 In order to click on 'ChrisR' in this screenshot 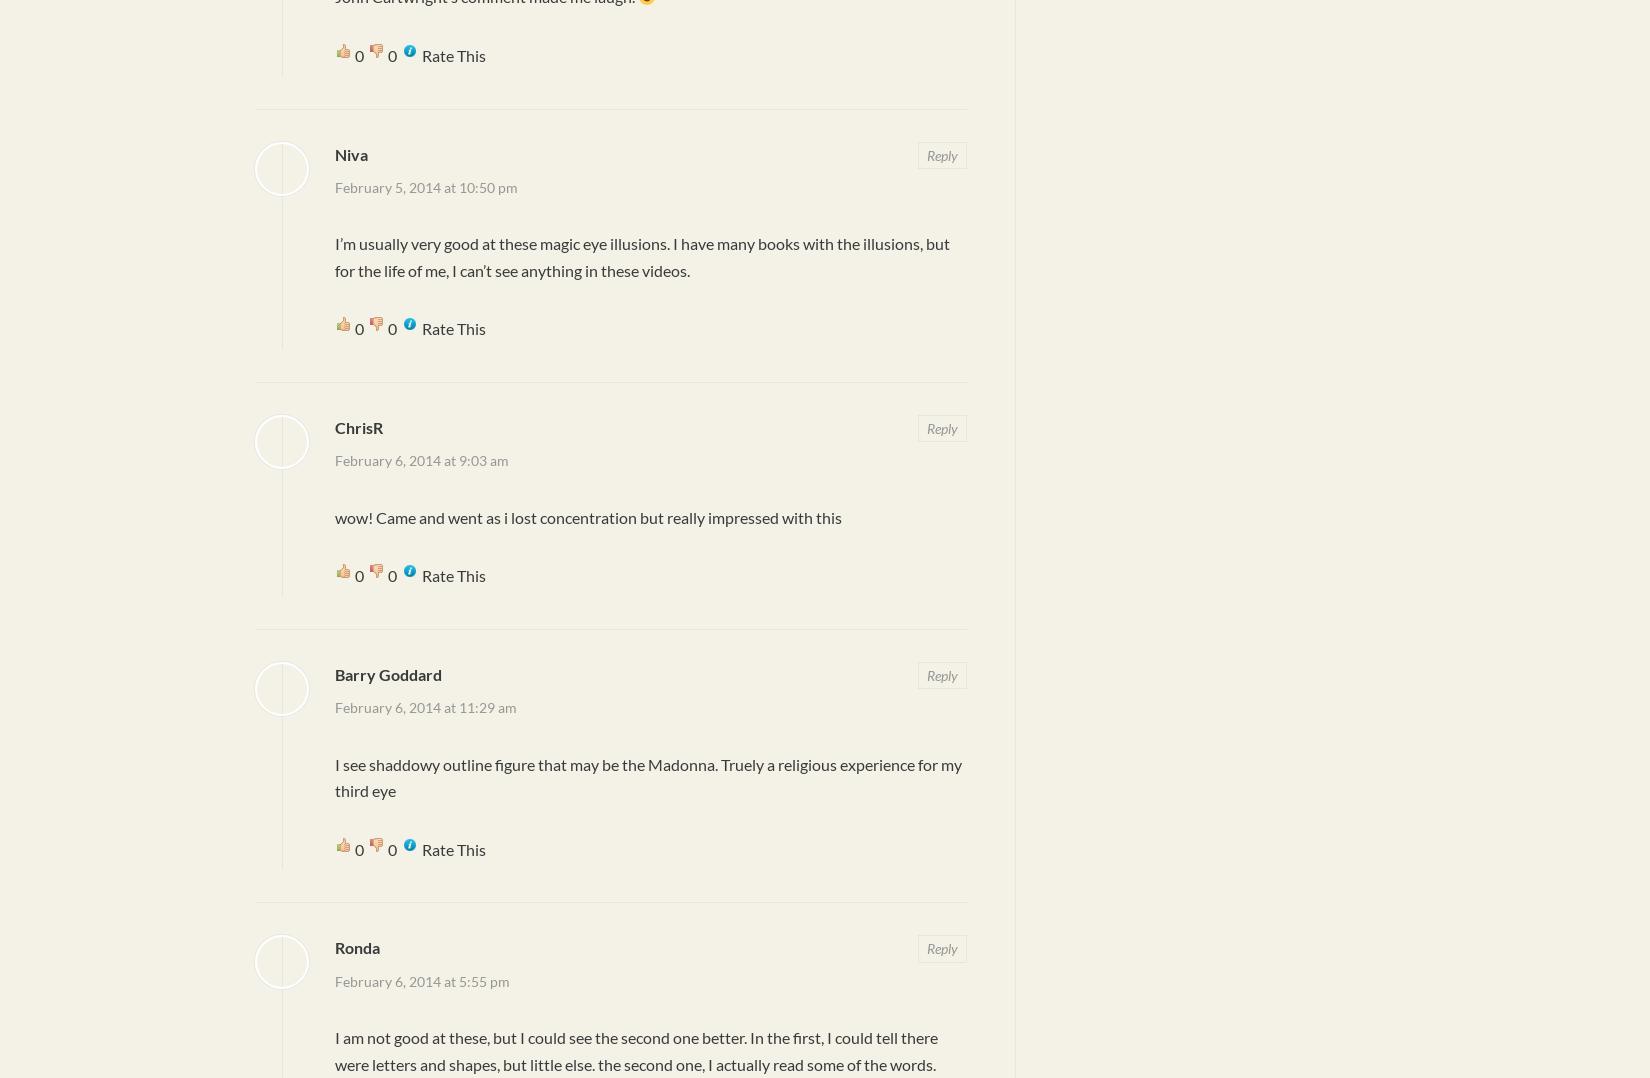, I will do `click(359, 426)`.